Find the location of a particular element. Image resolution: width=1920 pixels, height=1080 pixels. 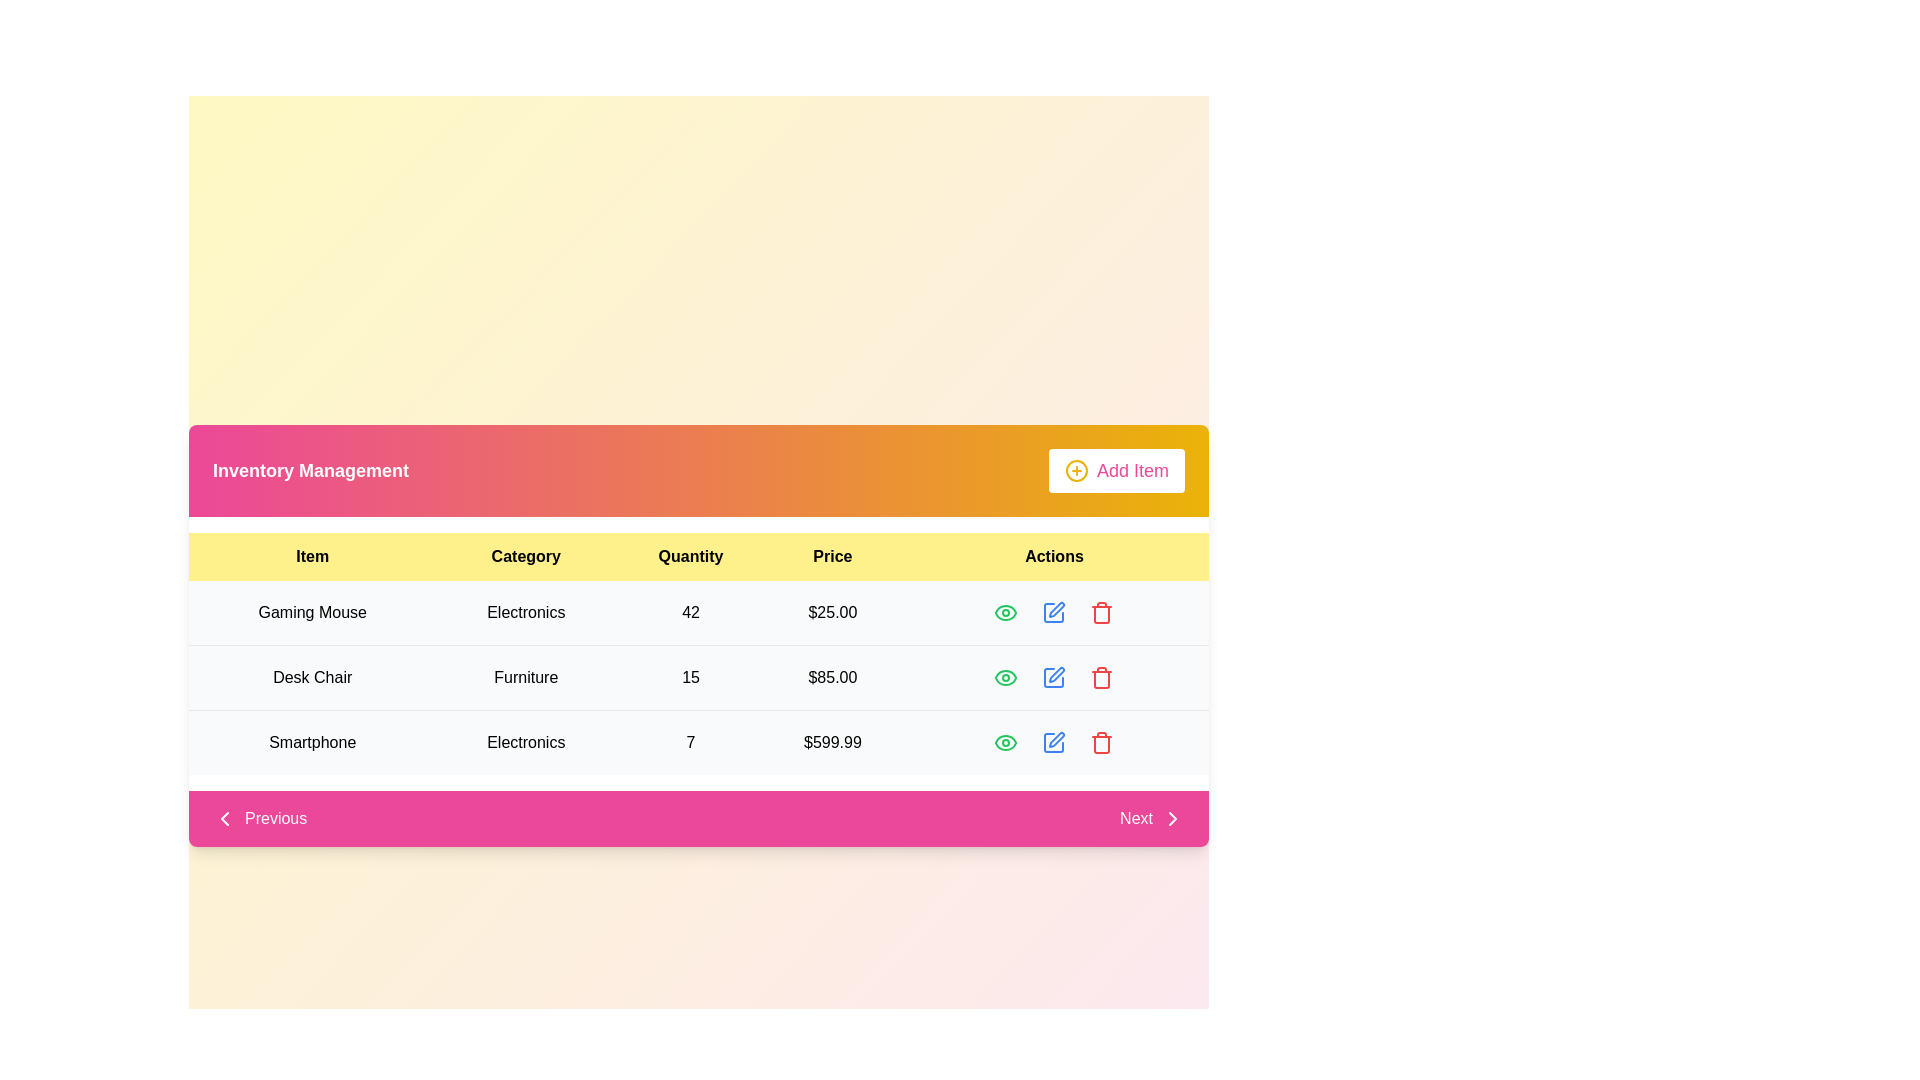

the text label displaying the number '7' in the 'Quantity' column of the third row of the table is located at coordinates (691, 742).